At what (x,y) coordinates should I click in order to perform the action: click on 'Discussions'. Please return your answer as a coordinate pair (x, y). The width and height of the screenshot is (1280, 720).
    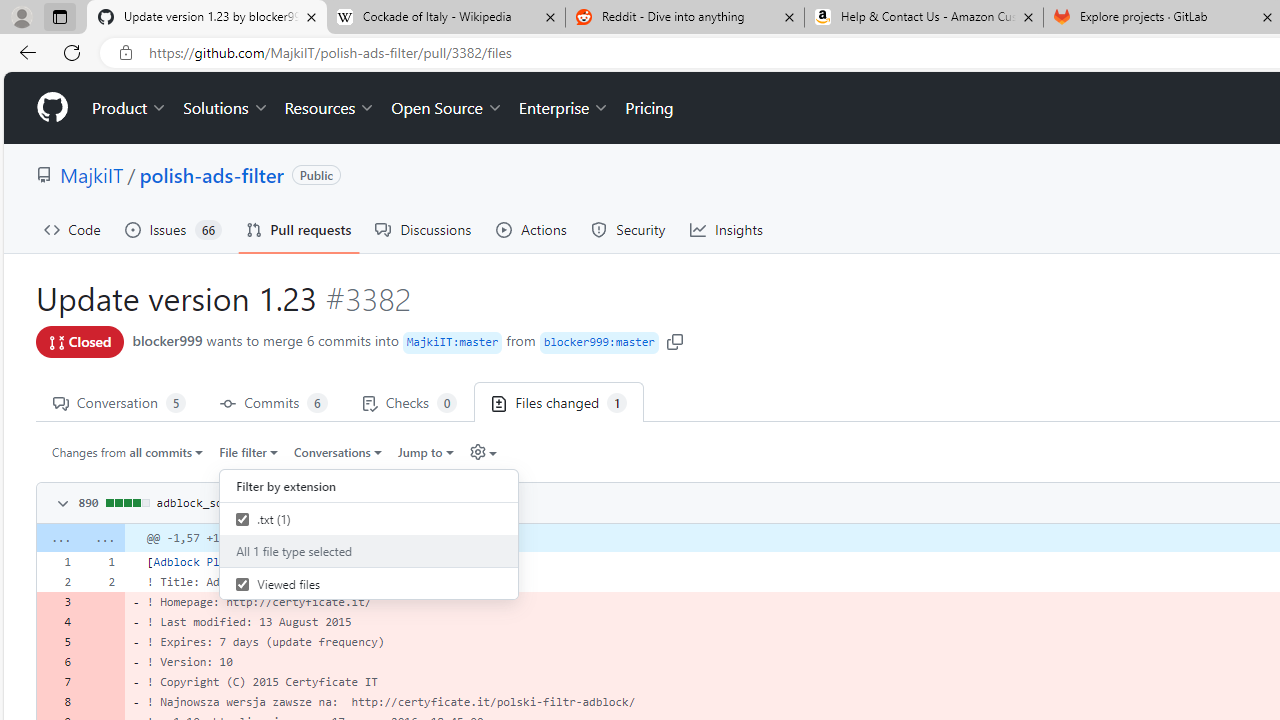
    Looking at the image, I should click on (423, 229).